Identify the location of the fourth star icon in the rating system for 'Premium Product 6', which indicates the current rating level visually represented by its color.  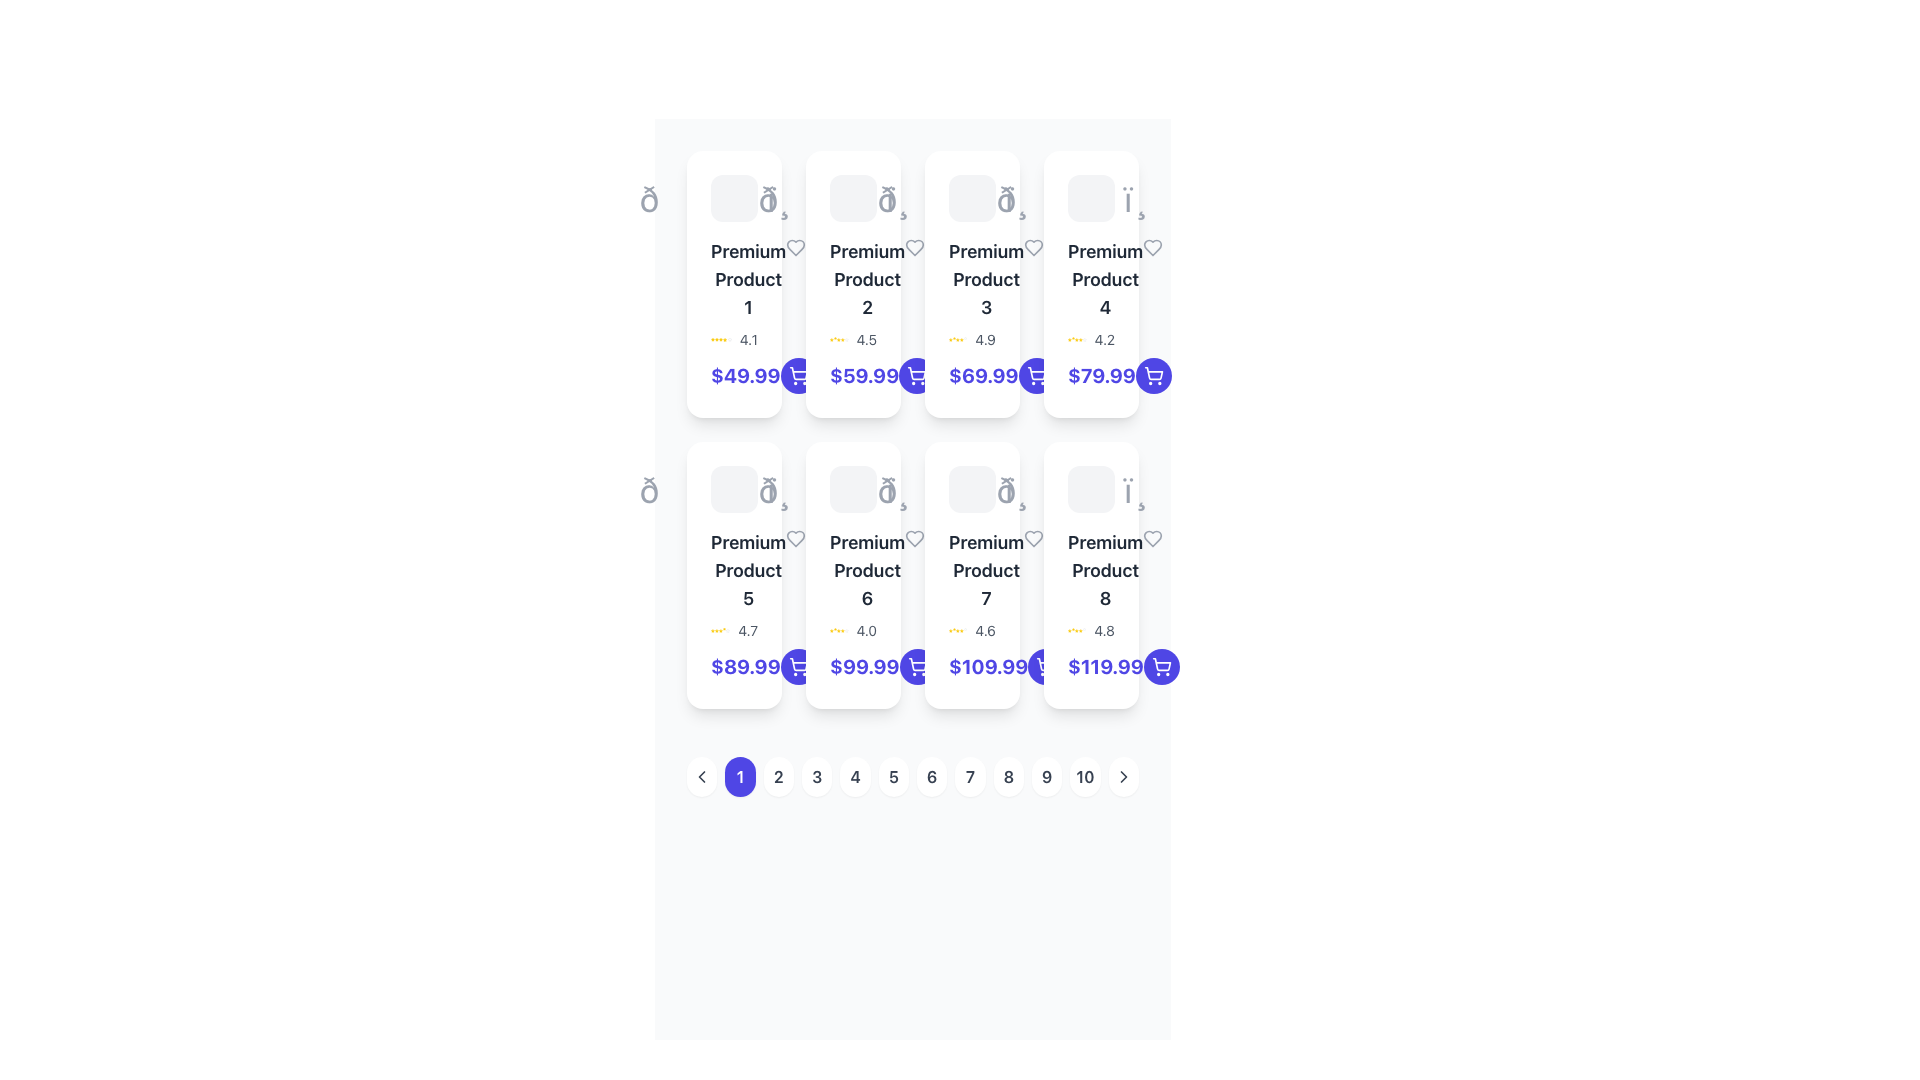
(842, 631).